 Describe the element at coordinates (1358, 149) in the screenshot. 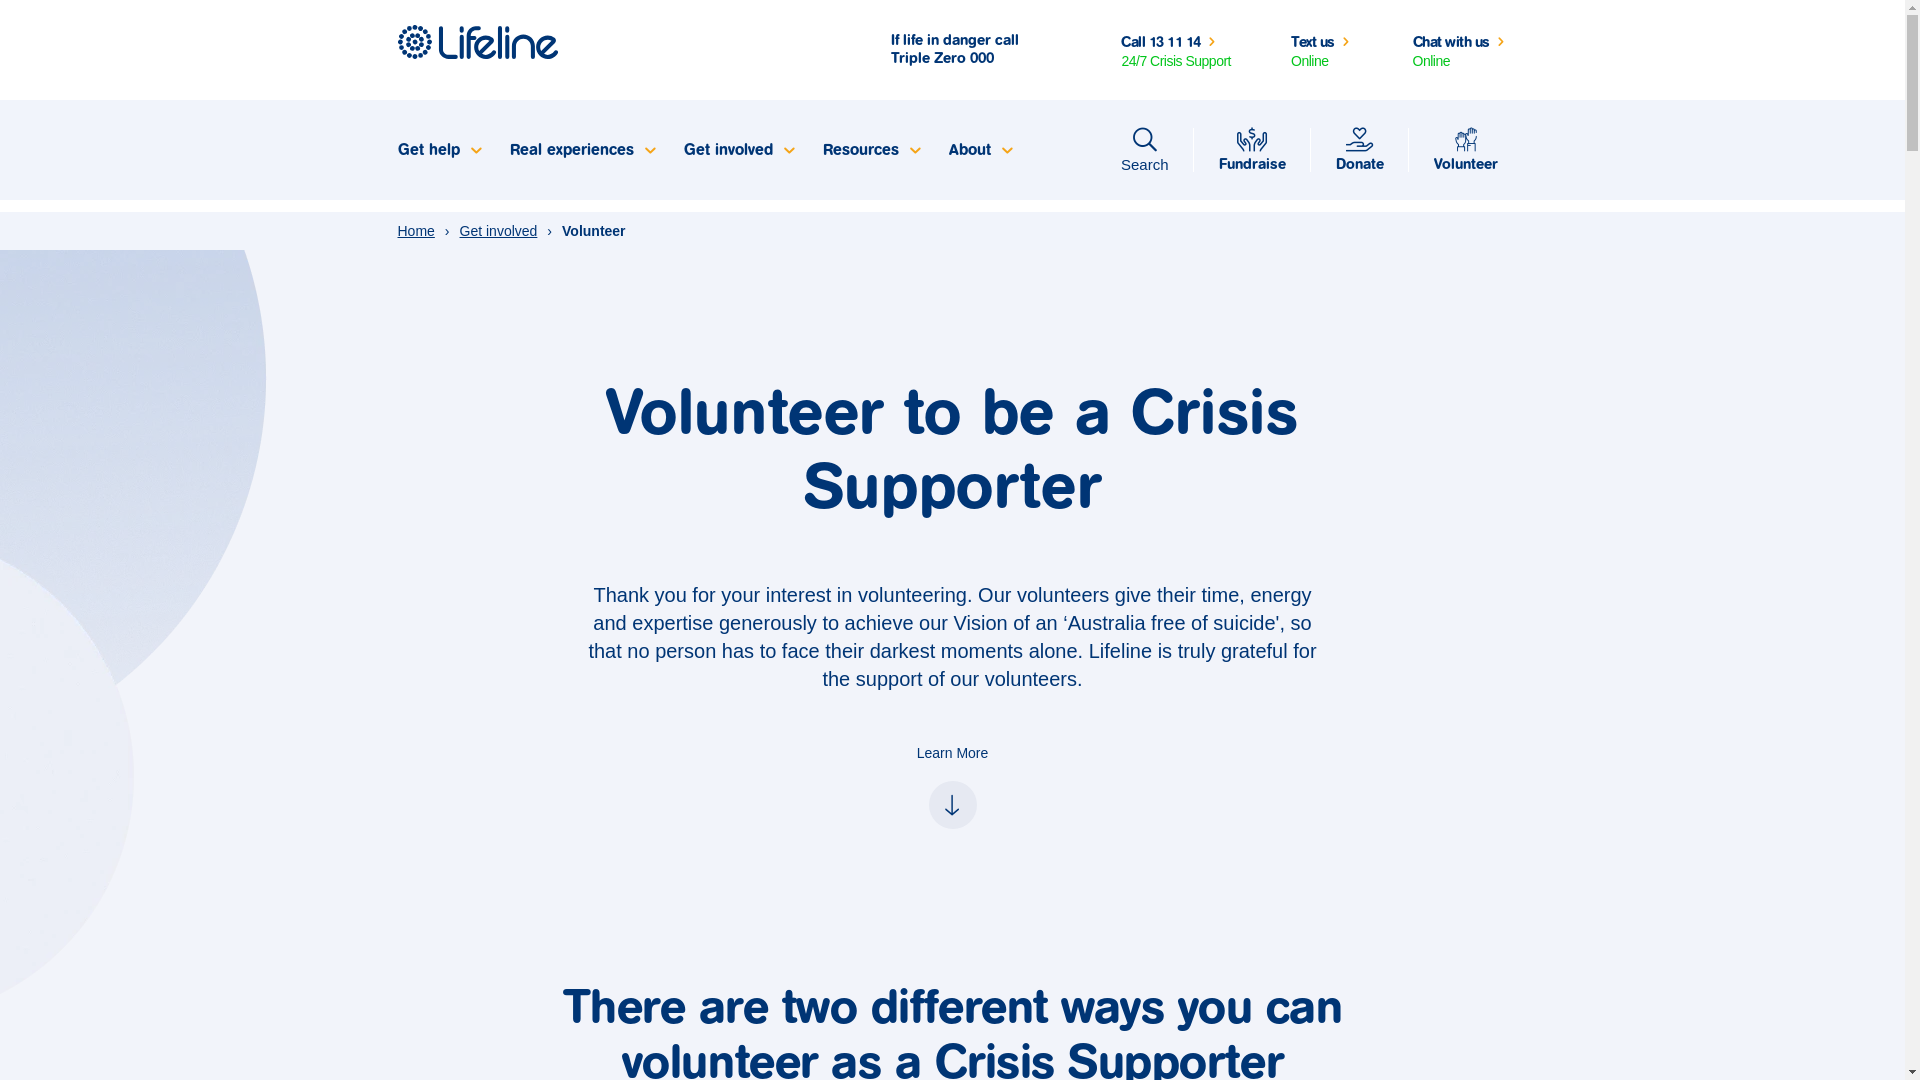

I see `'Donate'` at that location.